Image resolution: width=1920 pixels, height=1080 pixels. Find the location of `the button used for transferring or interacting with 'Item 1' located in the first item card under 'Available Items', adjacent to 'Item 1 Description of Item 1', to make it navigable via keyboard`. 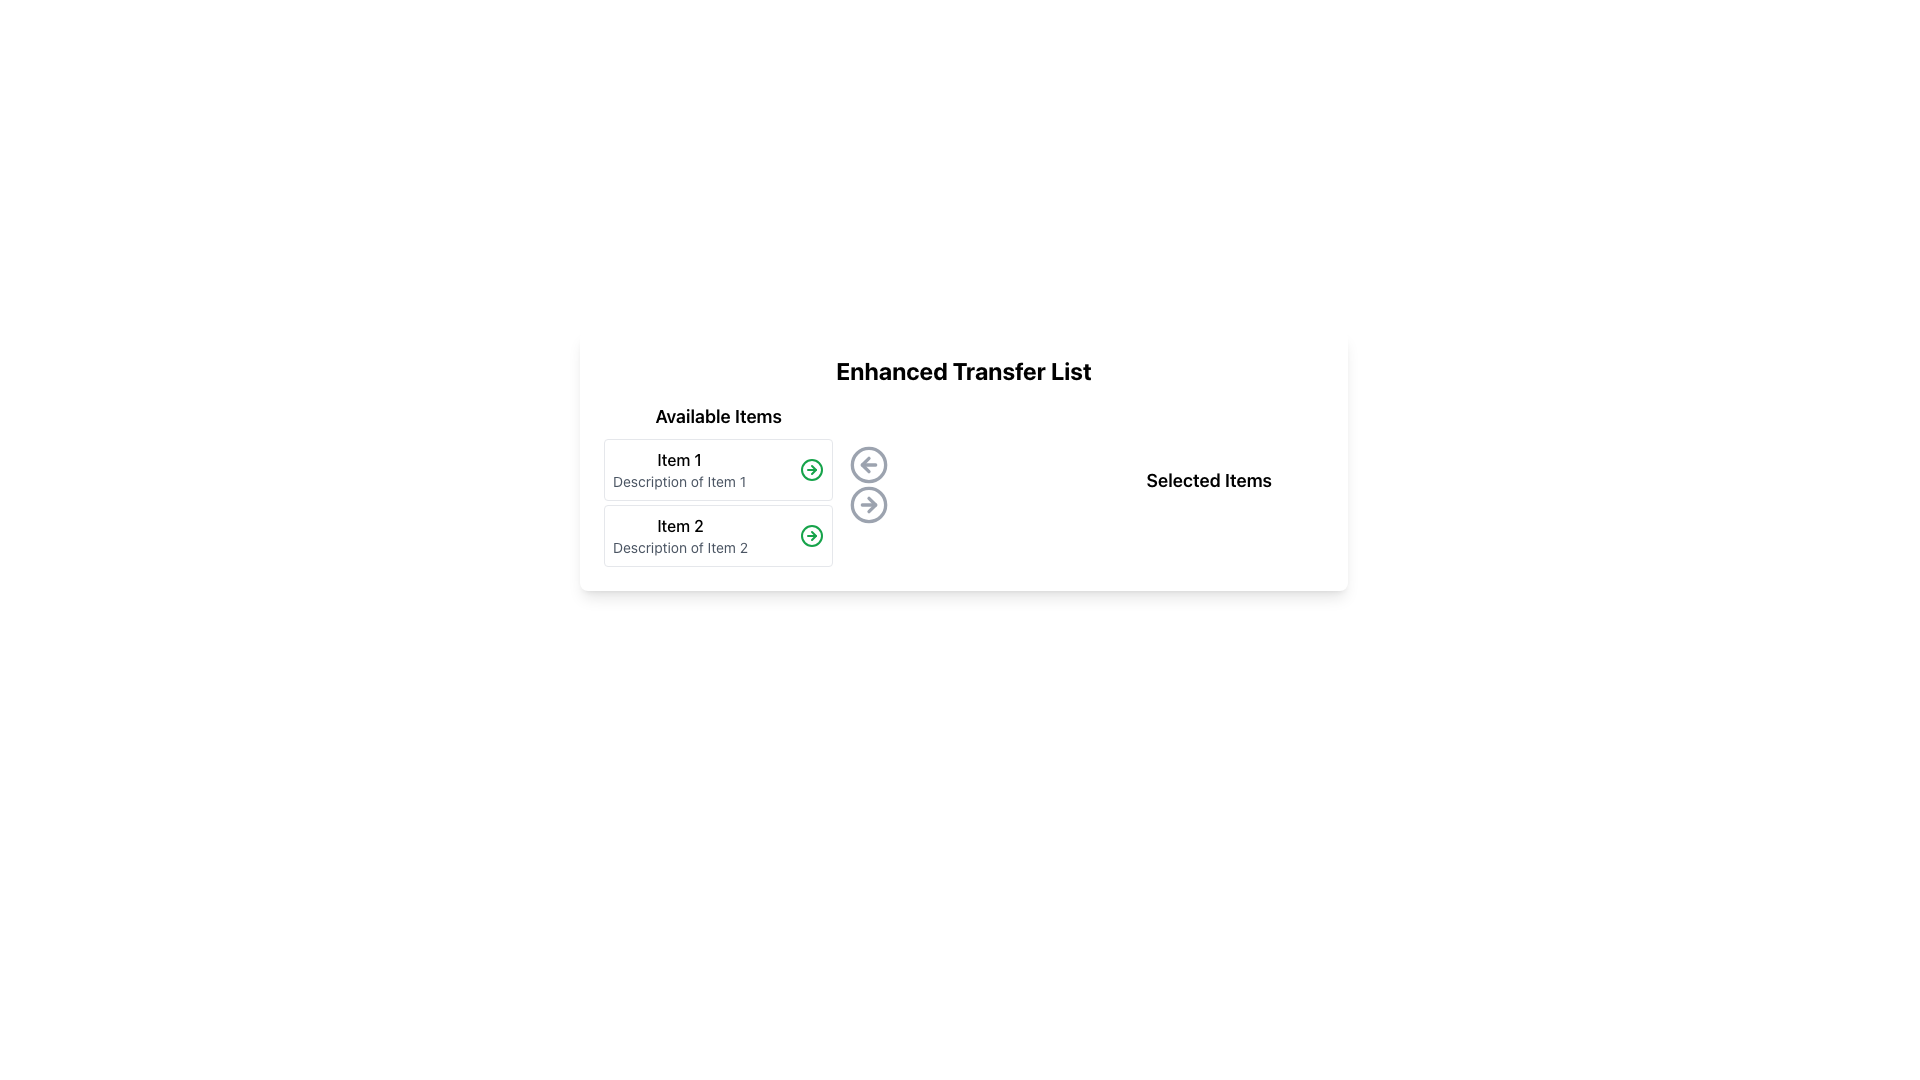

the button used for transferring or interacting with 'Item 1' located in the first item card under 'Available Items', adjacent to 'Item 1 Description of Item 1', to make it navigable via keyboard is located at coordinates (812, 470).